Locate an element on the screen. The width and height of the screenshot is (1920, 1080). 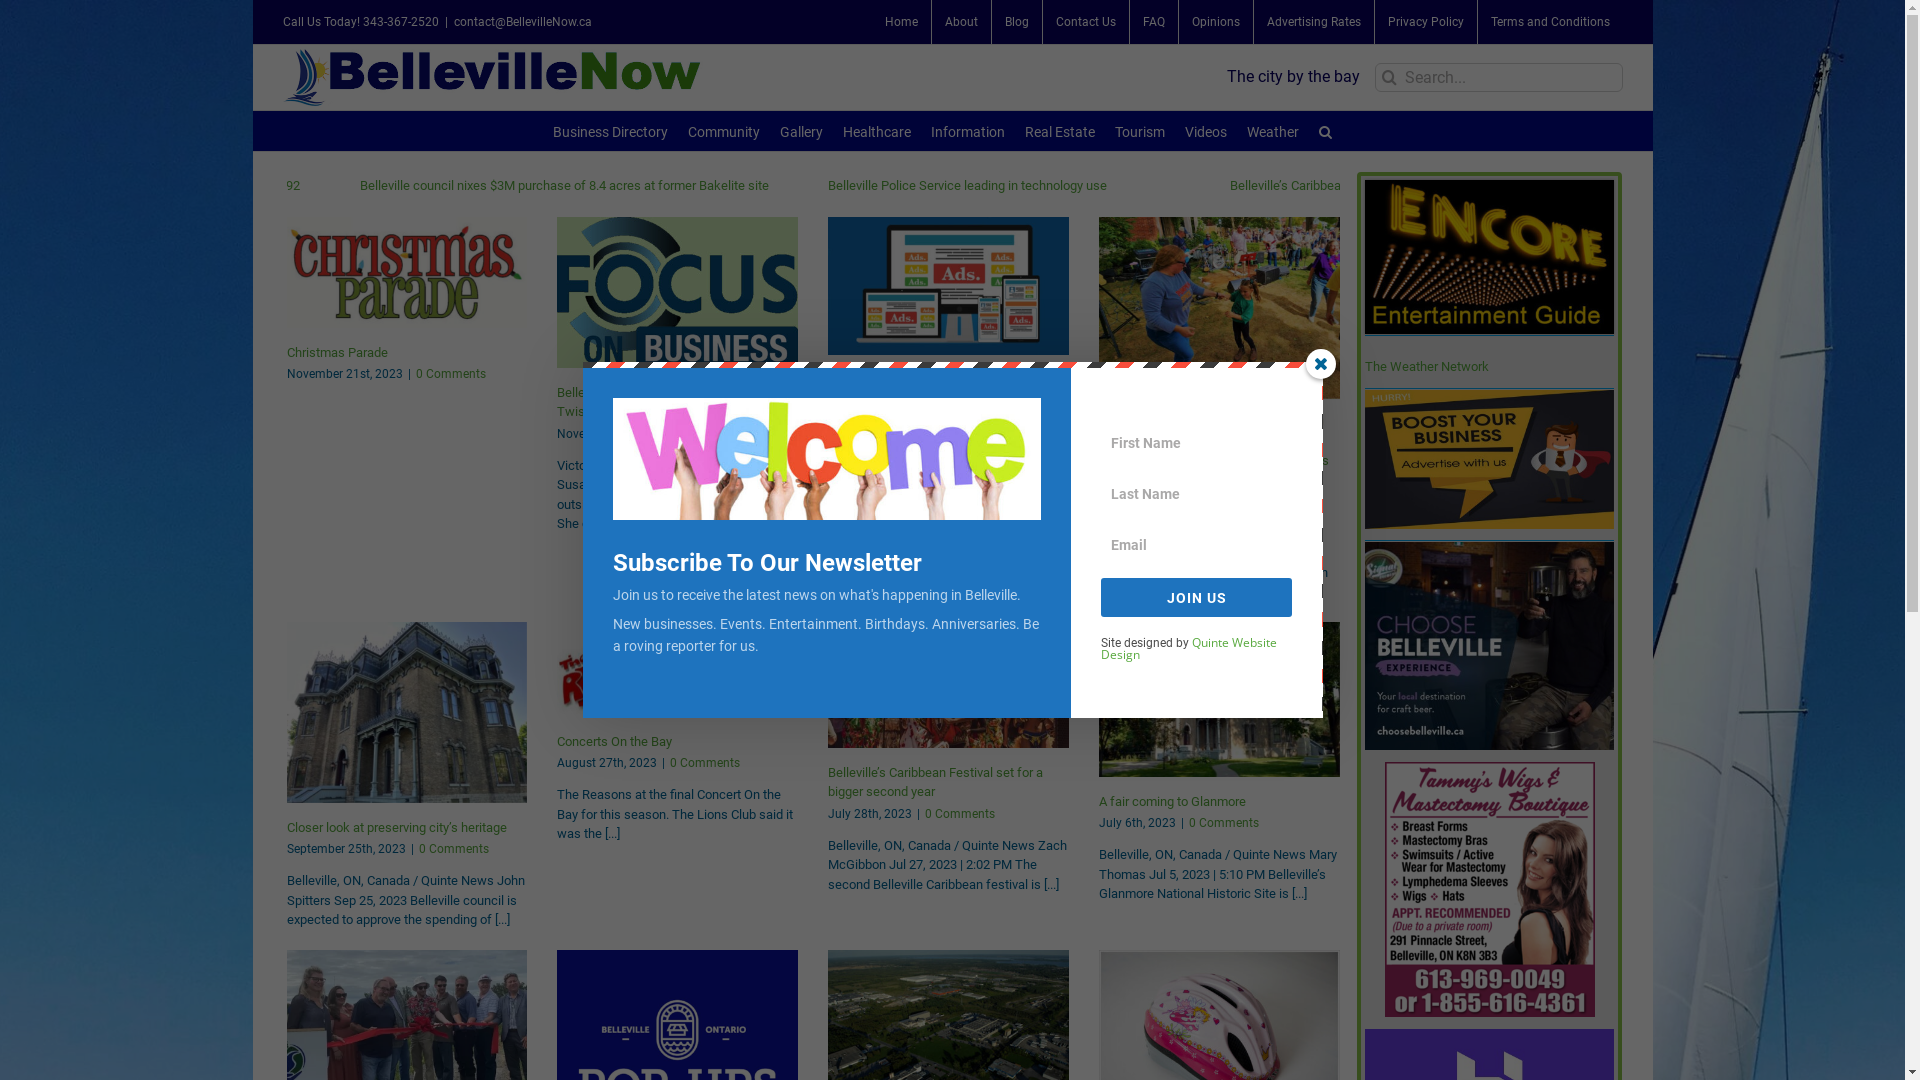
'Advertising Rates' is located at coordinates (1314, 22).